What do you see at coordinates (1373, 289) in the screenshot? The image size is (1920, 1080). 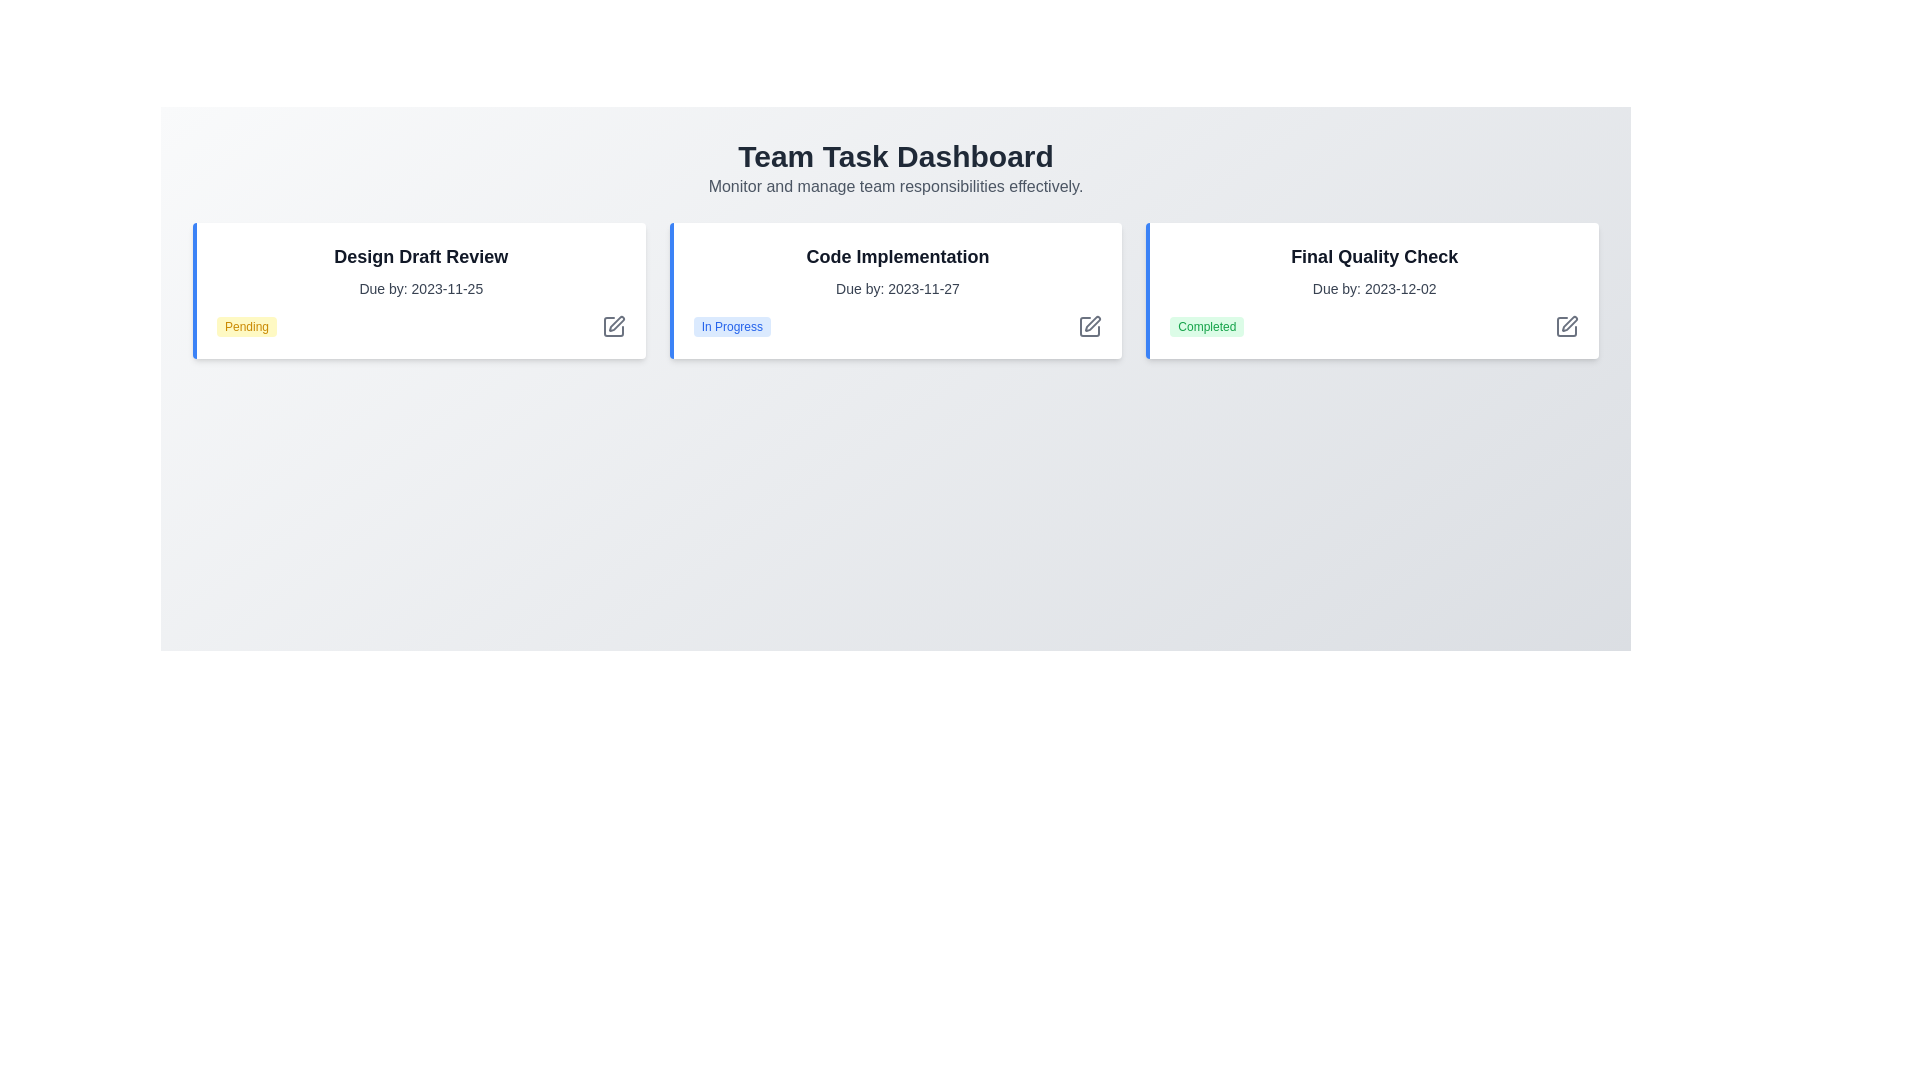 I see `the static text label displaying the due date 'Due by: 2023-12-02' located below the task title 'Final Quality Check' in the task card UI` at bounding box center [1373, 289].